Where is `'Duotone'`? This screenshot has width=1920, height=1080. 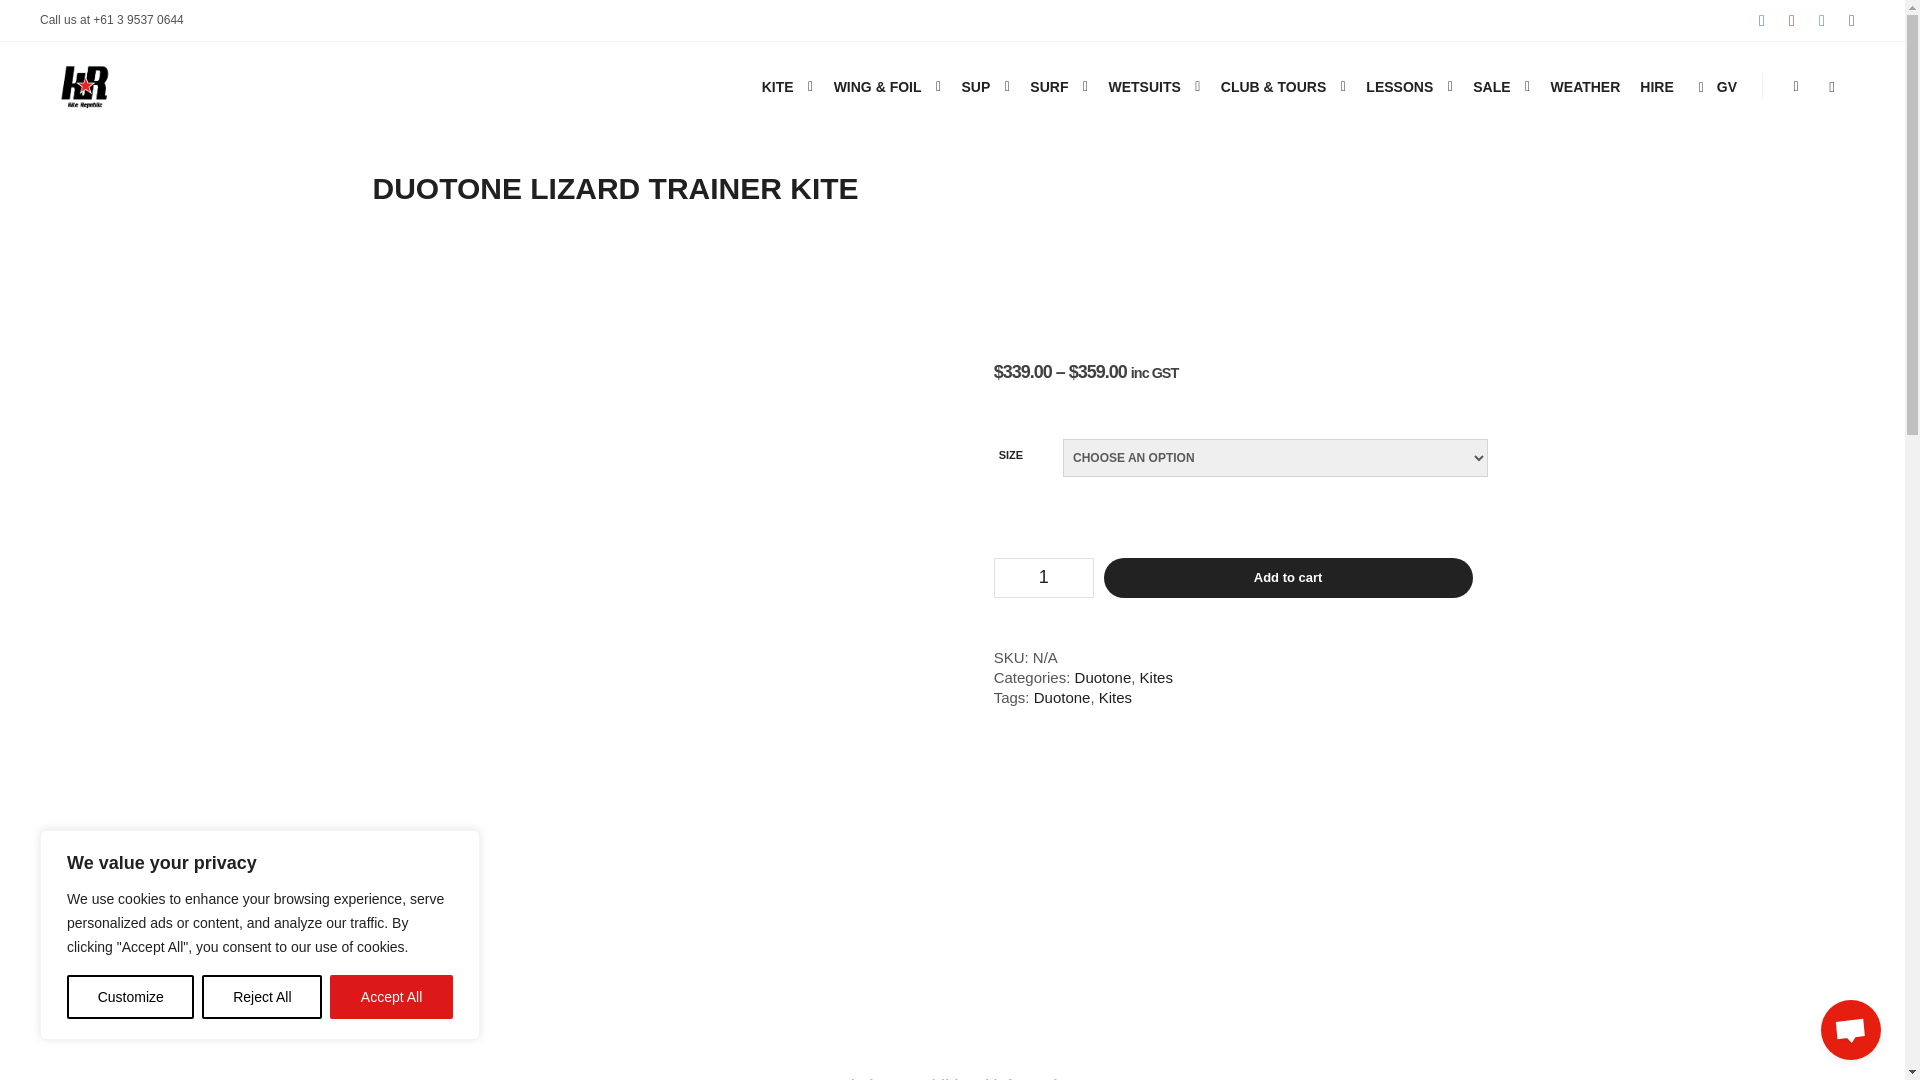
'Duotone' is located at coordinates (1074, 676).